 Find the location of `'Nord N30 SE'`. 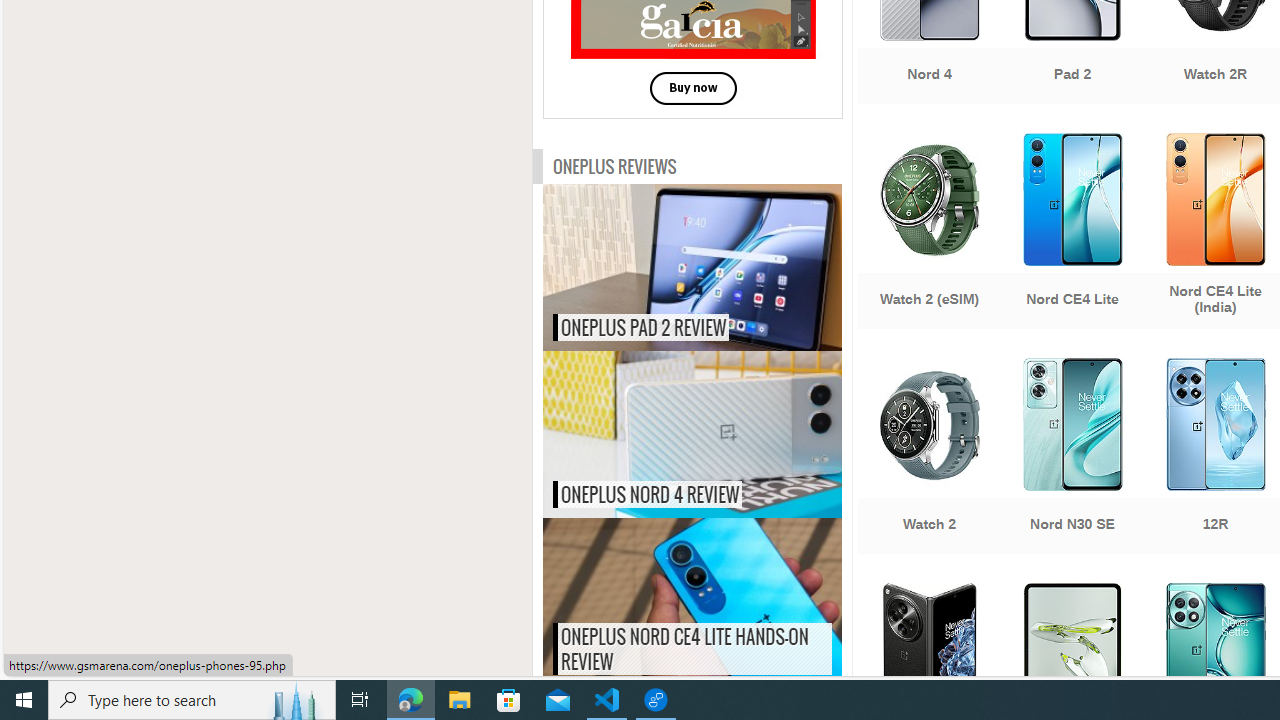

'Nord N30 SE' is located at coordinates (1071, 458).